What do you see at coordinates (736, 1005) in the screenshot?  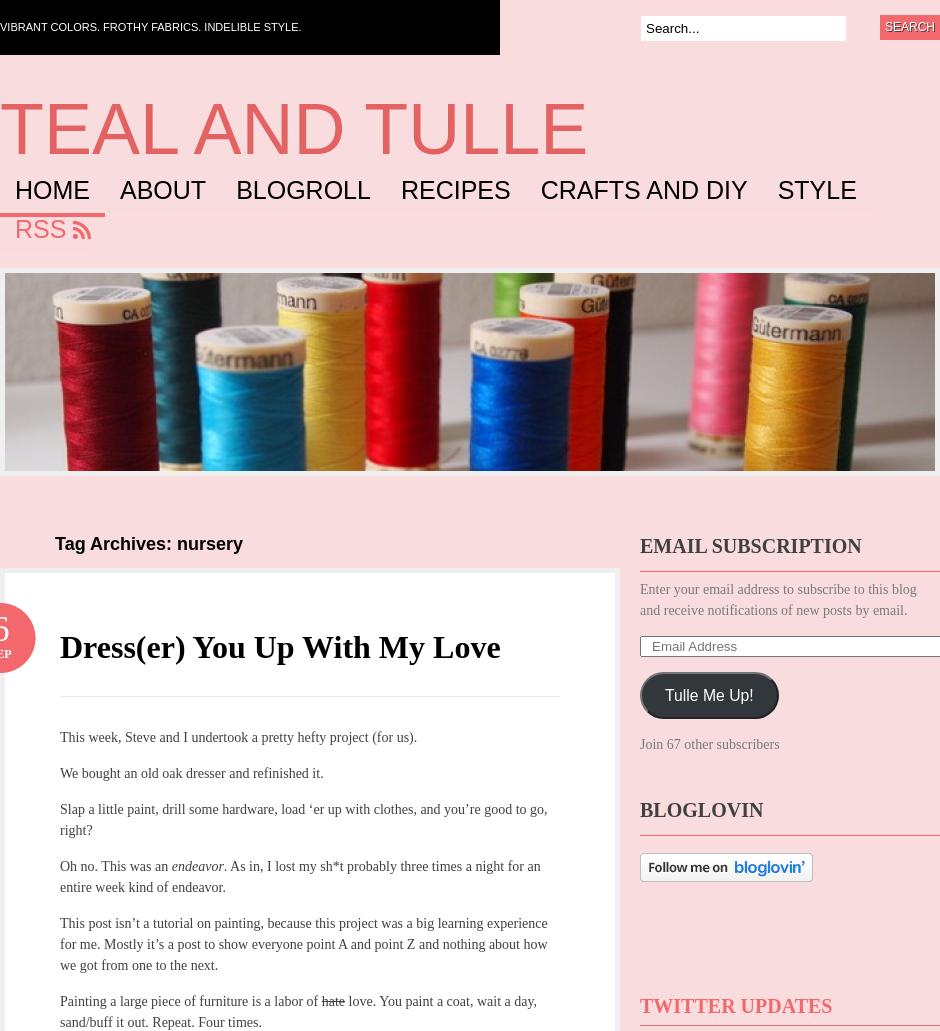 I see `'Twitter Updates'` at bounding box center [736, 1005].